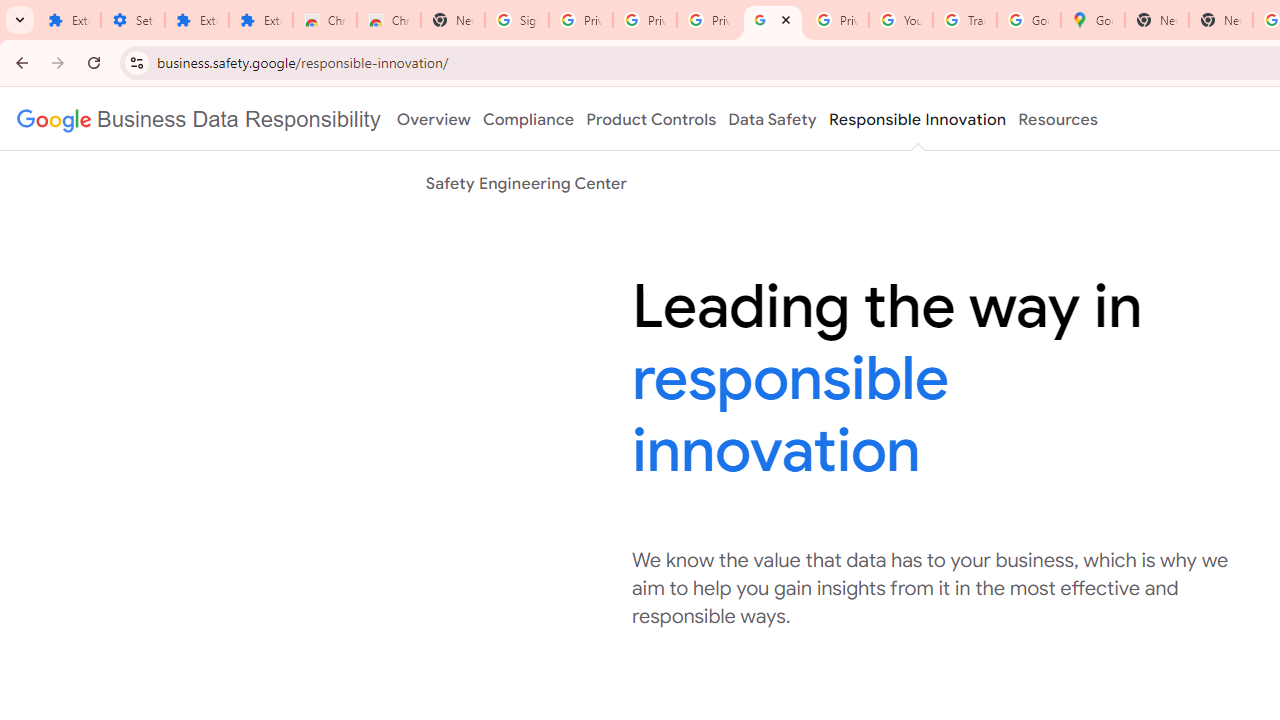 The height and width of the screenshot is (720, 1280). Describe the element at coordinates (526, 183) in the screenshot. I see `'Safety Engineering Center'` at that location.